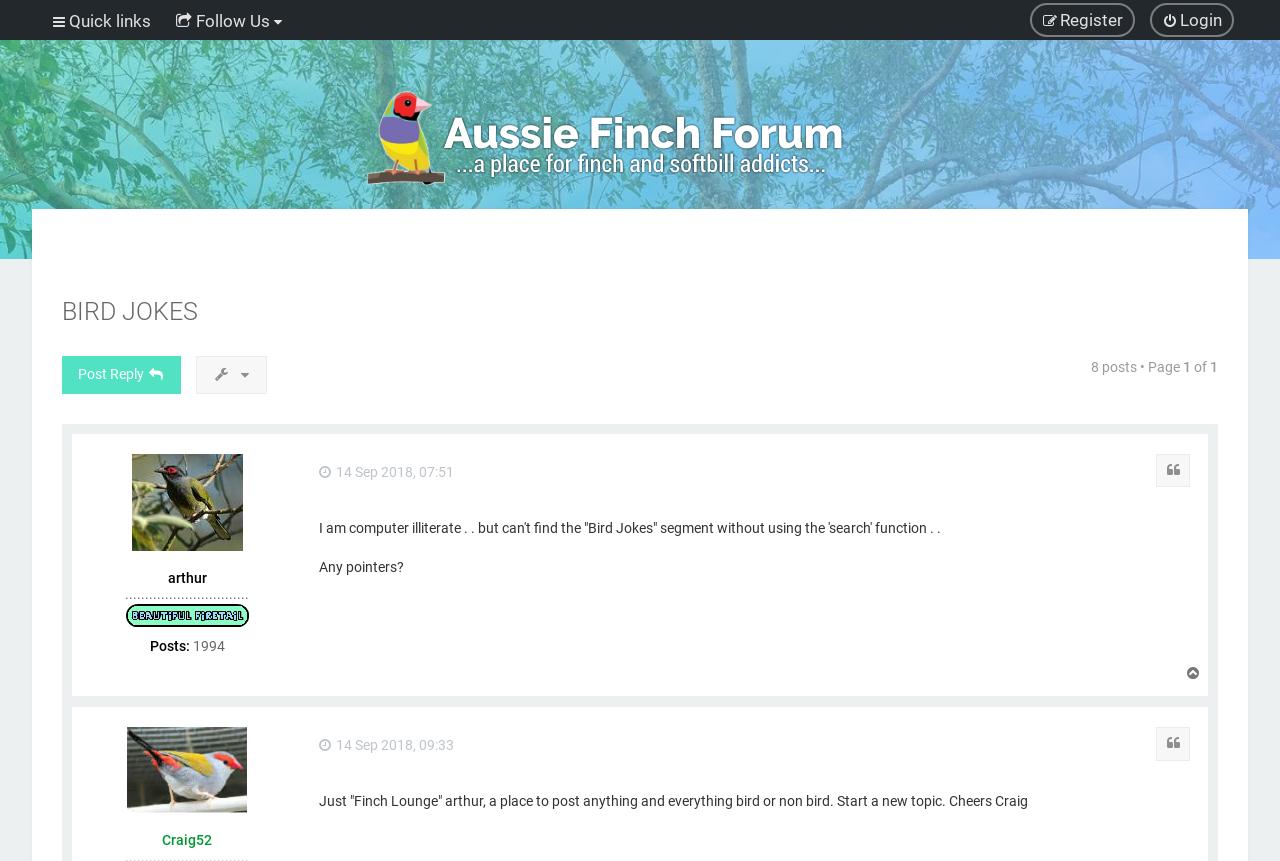 This screenshot has height=861, width=1280. Describe the element at coordinates (673, 800) in the screenshot. I see `'Just "Finch Lounge"  arthur, a place to post anything and everything bird or non bird. Start a new topic.  Cheers  Craig'` at that location.